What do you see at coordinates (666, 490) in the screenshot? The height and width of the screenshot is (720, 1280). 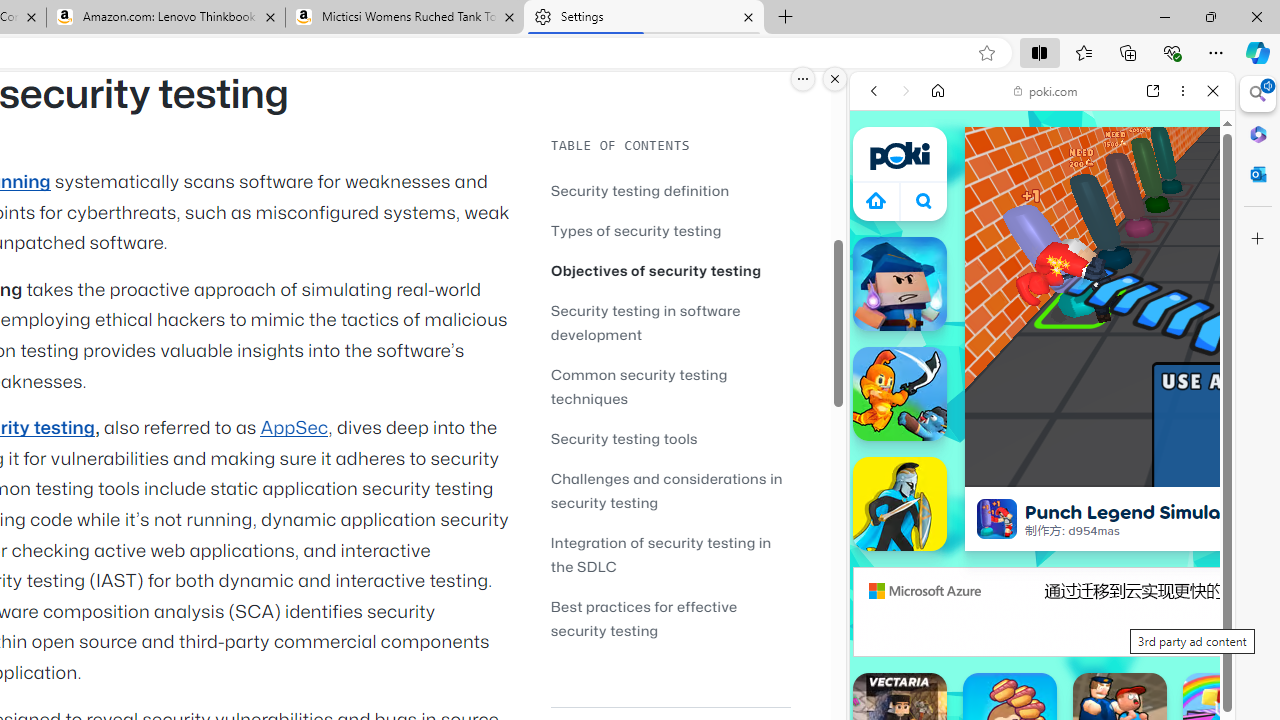 I see `'Challenges and considerations in security testing'` at bounding box center [666, 490].